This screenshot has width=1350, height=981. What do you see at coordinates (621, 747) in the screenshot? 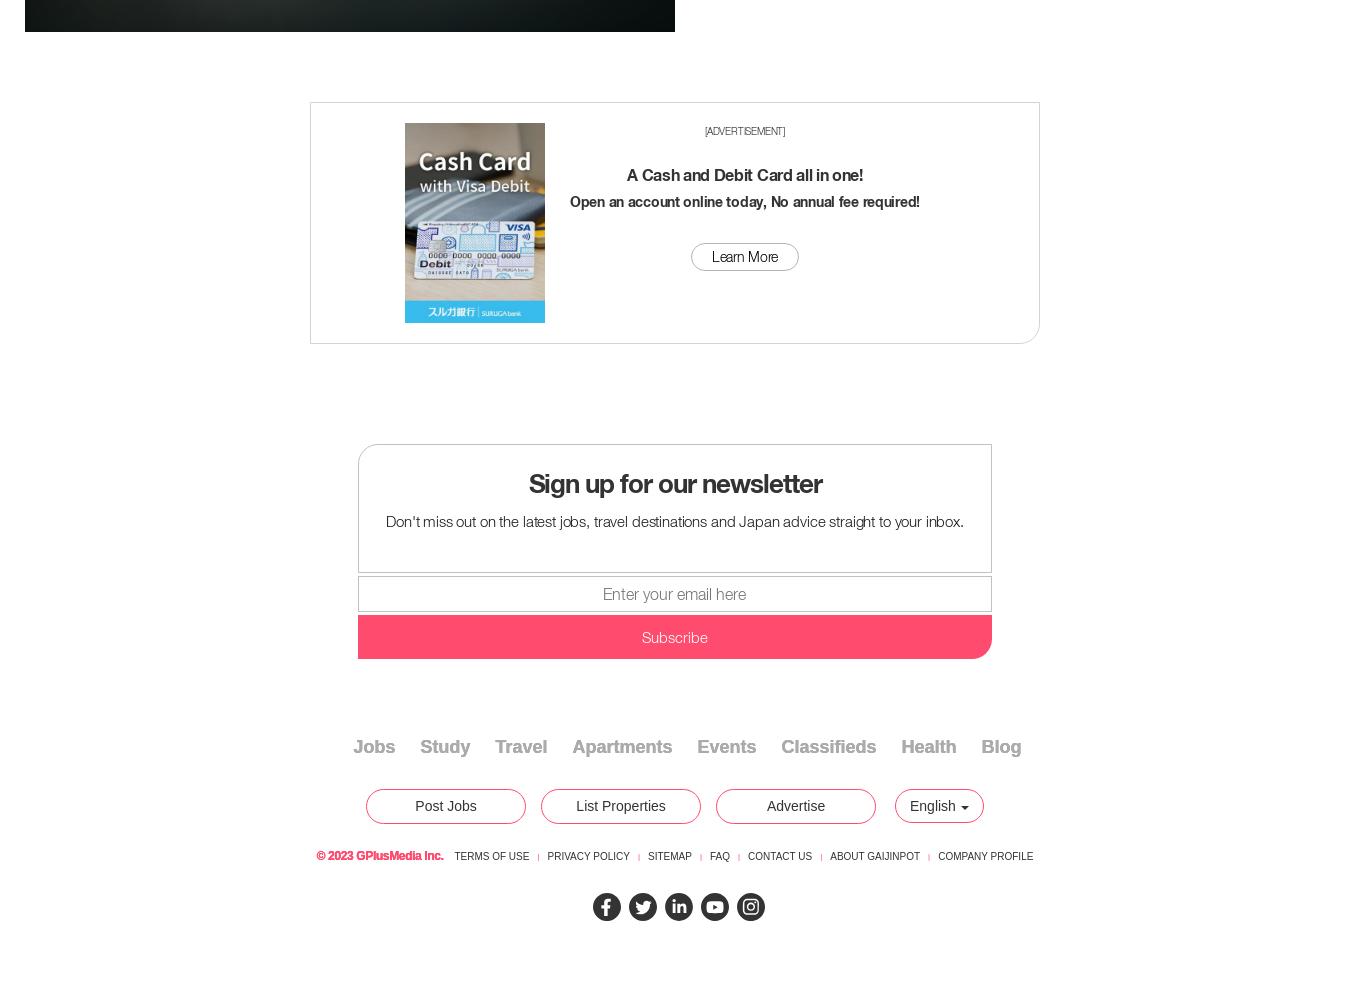
I see `'Apartments'` at bounding box center [621, 747].